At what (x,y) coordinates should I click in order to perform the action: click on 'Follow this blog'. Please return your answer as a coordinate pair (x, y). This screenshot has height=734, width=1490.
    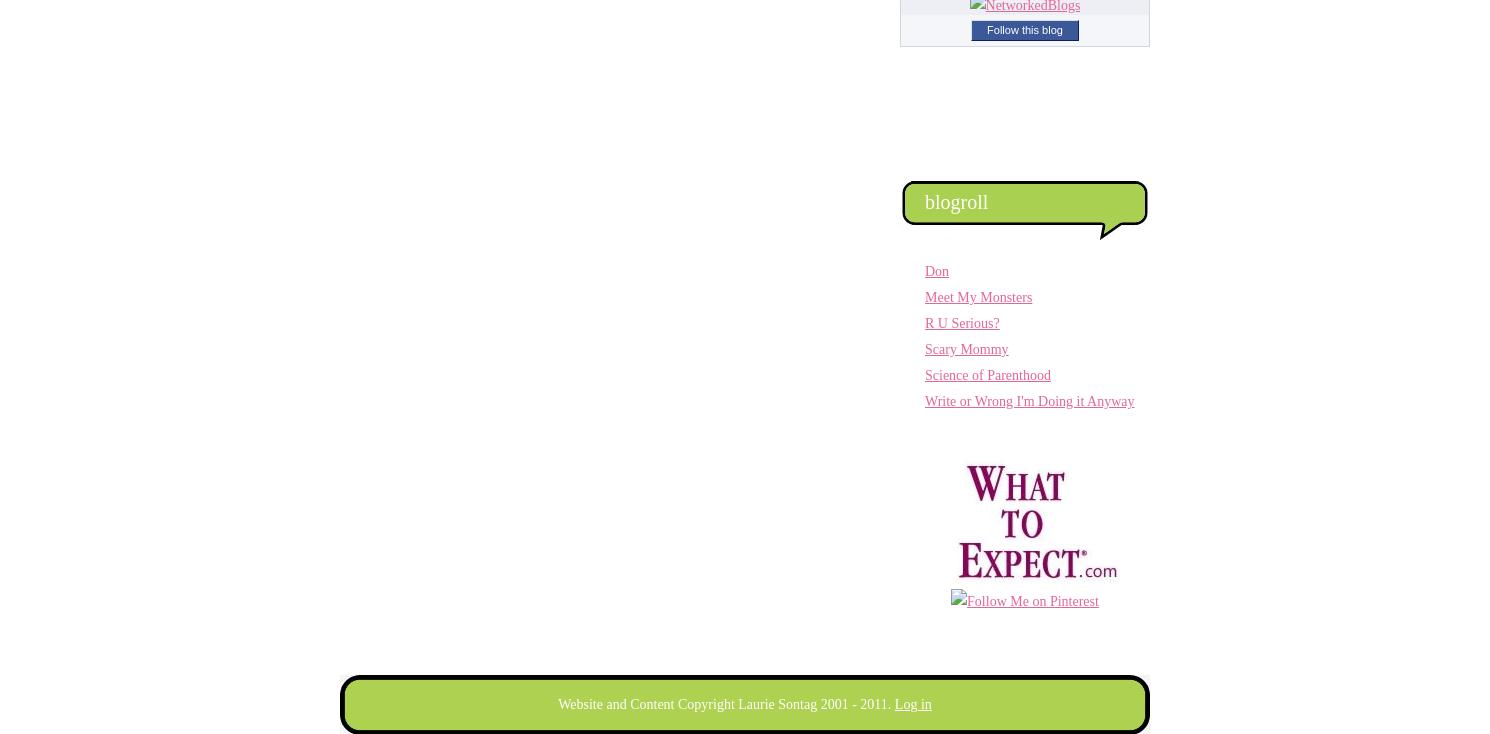
    Looking at the image, I should click on (1023, 29).